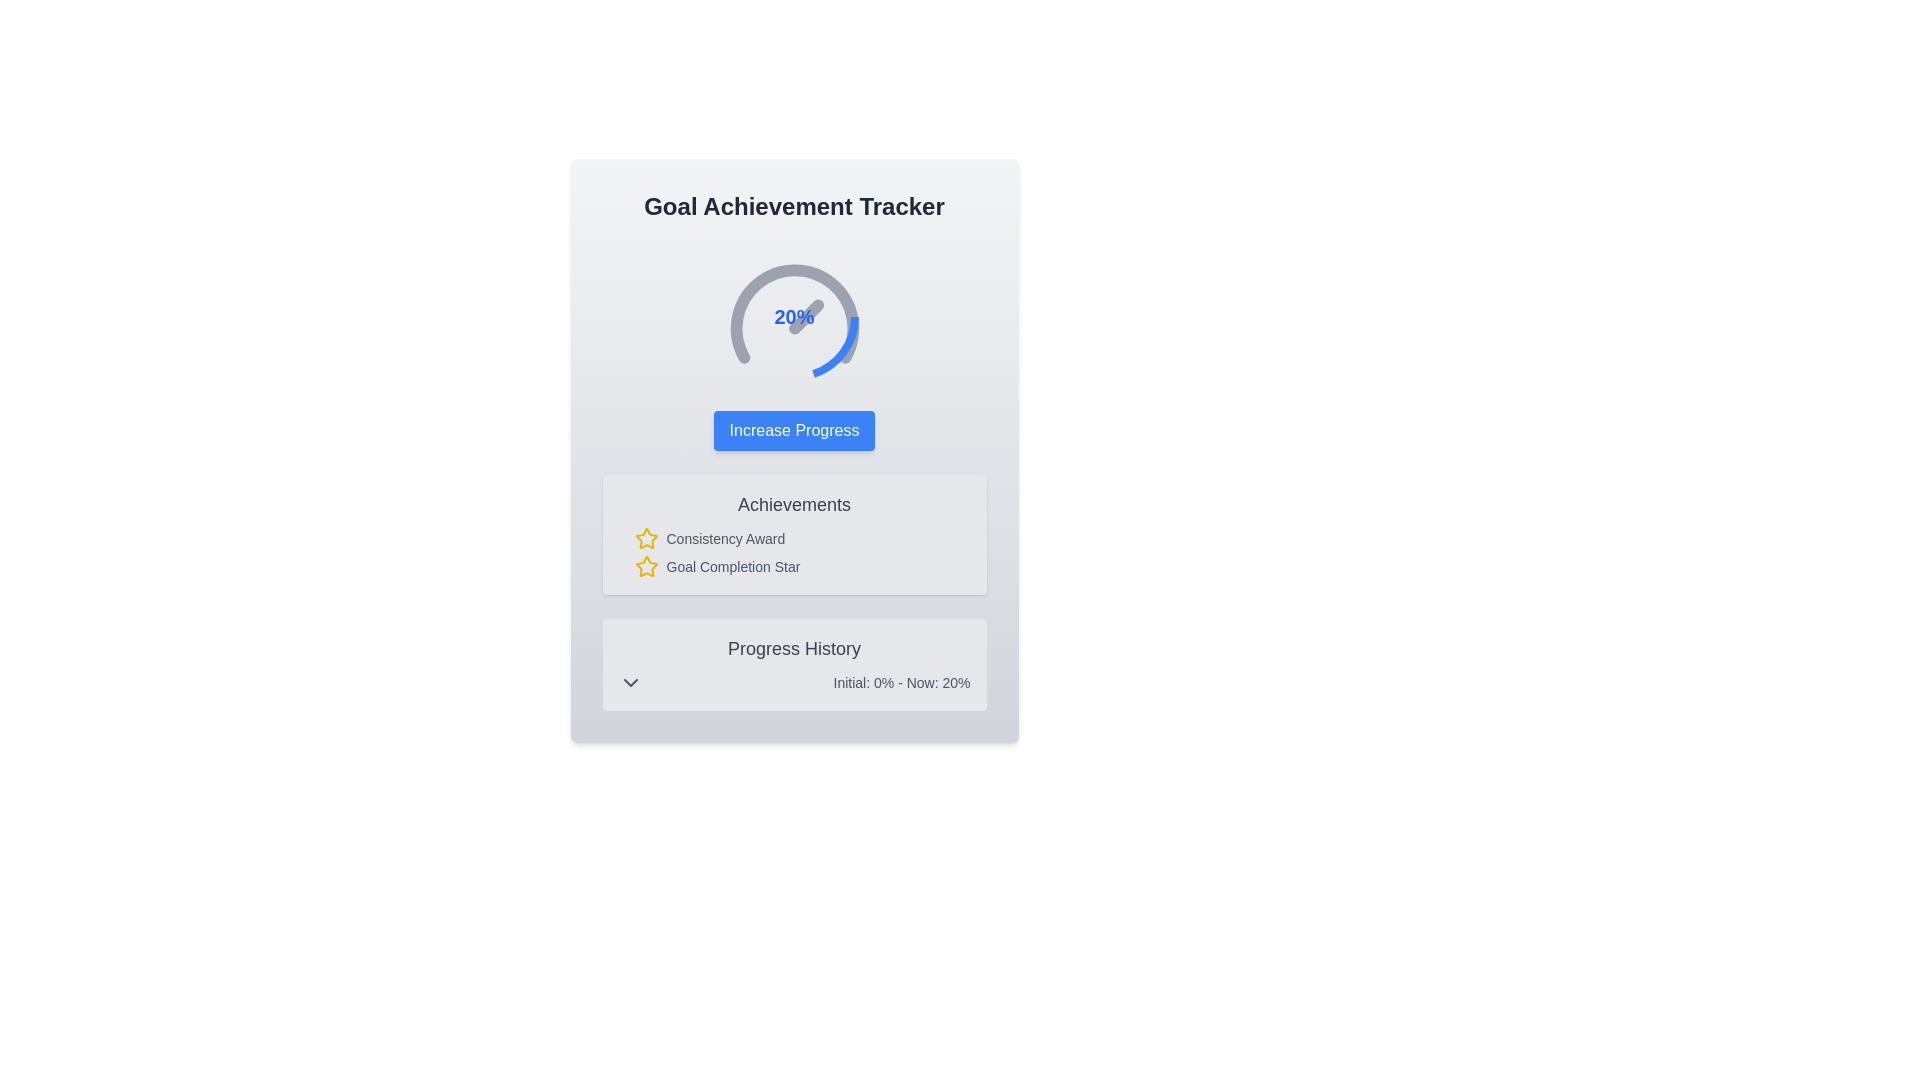 The image size is (1920, 1080). I want to click on the text label that displays 'Goal Achievement Tracker', which is the topmost header in dark gray color and bold font, so click(793, 207).